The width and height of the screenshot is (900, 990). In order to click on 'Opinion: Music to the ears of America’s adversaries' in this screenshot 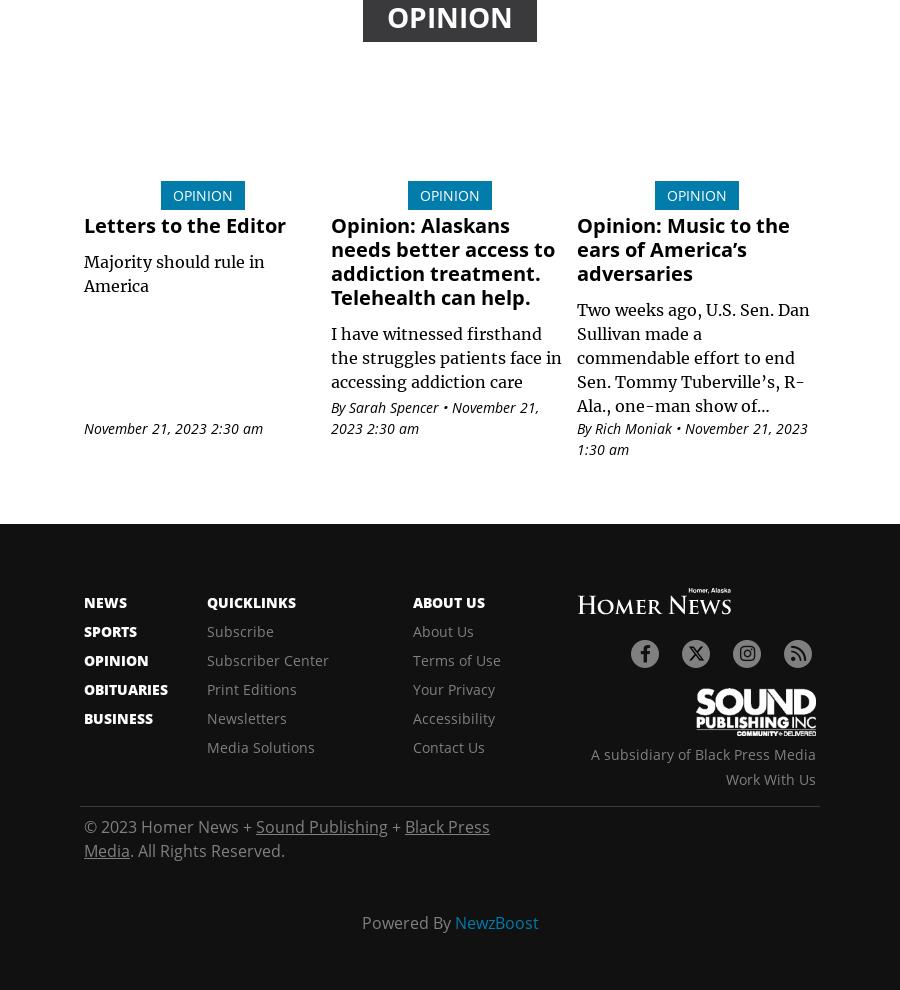, I will do `click(682, 249)`.